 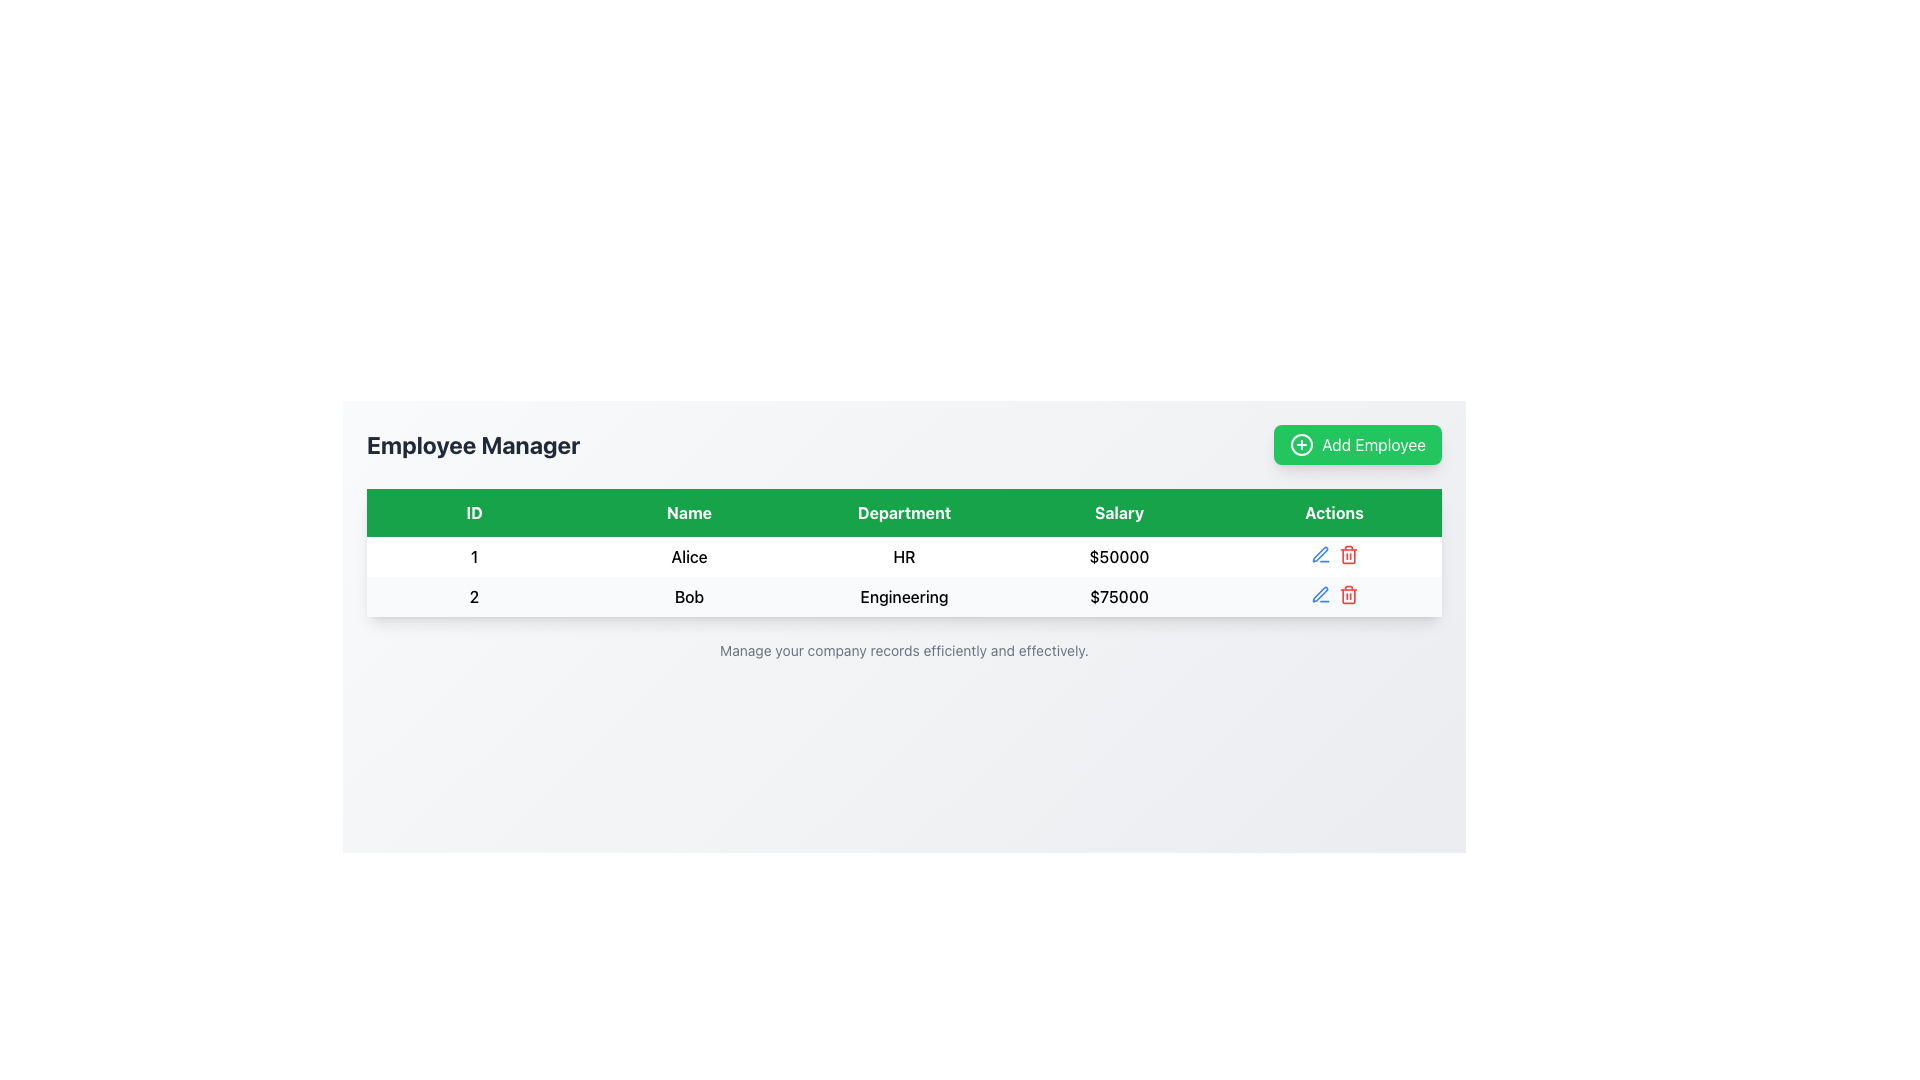 I want to click on the visual indicator associated with the 'Add Employee' button, located to the left of the button's text, so click(x=1302, y=443).